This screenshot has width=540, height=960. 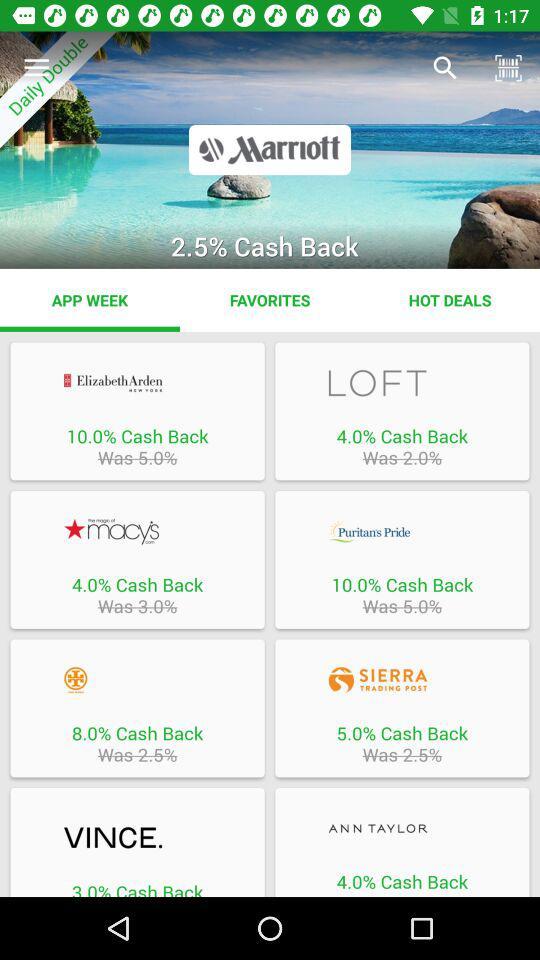 What do you see at coordinates (402, 382) in the screenshot?
I see `open loft` at bounding box center [402, 382].